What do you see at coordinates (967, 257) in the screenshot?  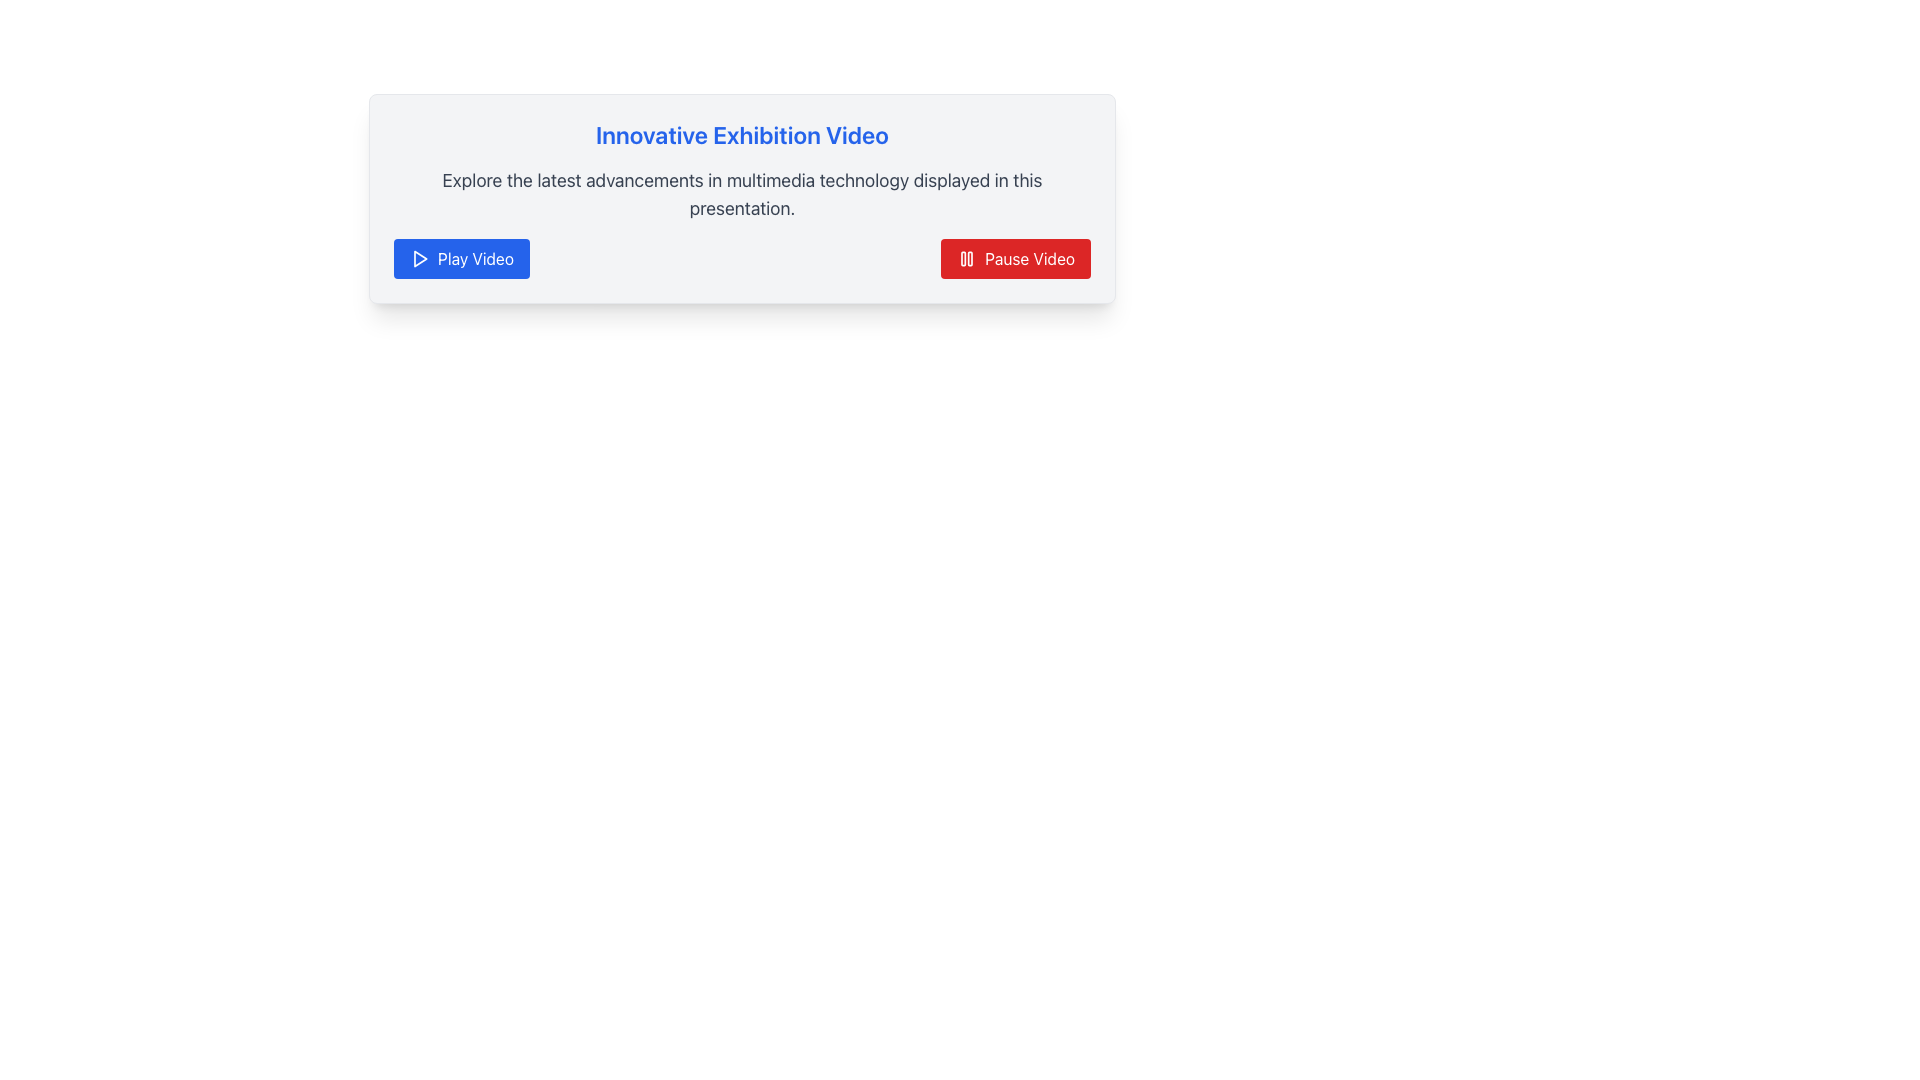 I see `the pause icon indicating the pause functionality for the video player, which is located within the 'Pause Video' button` at bounding box center [967, 257].